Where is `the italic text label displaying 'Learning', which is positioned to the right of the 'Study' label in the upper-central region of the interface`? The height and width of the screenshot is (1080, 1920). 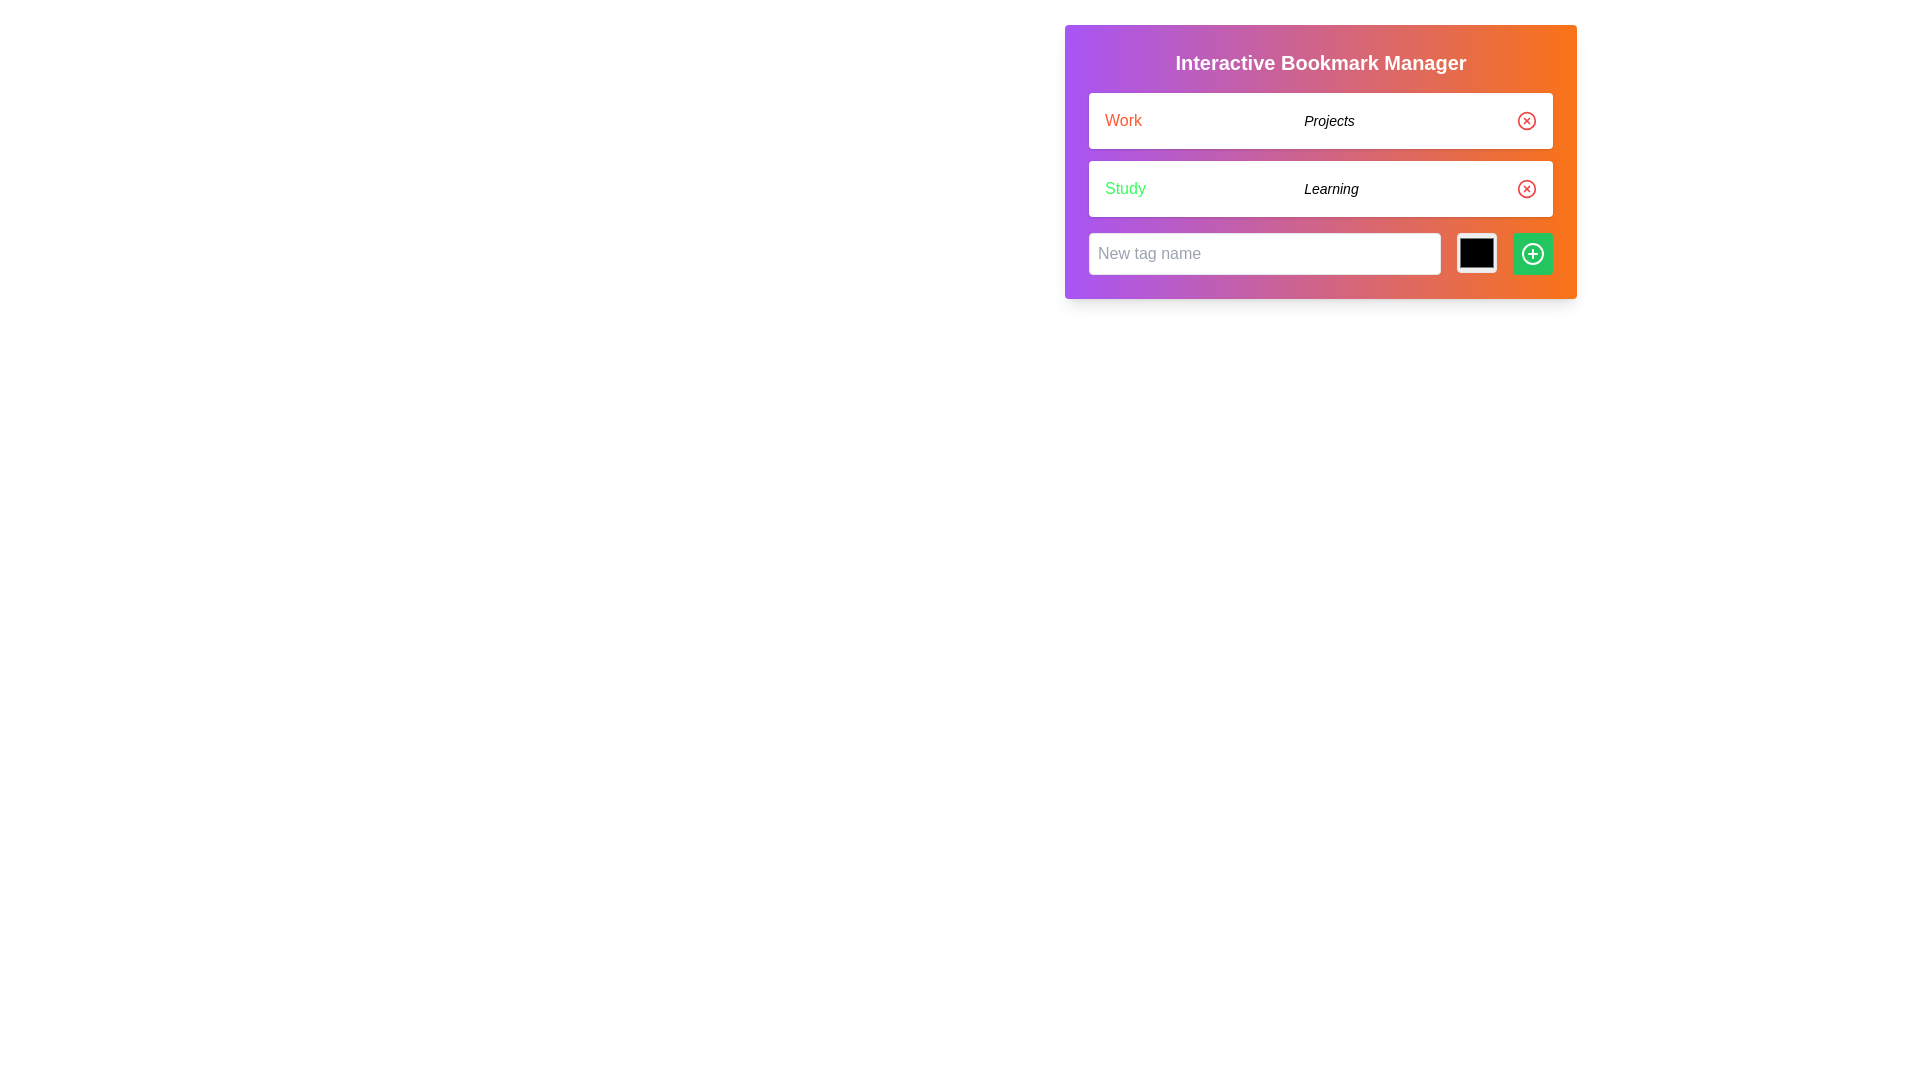
the italic text label displaying 'Learning', which is positioned to the right of the 'Study' label in the upper-central region of the interface is located at coordinates (1331, 189).